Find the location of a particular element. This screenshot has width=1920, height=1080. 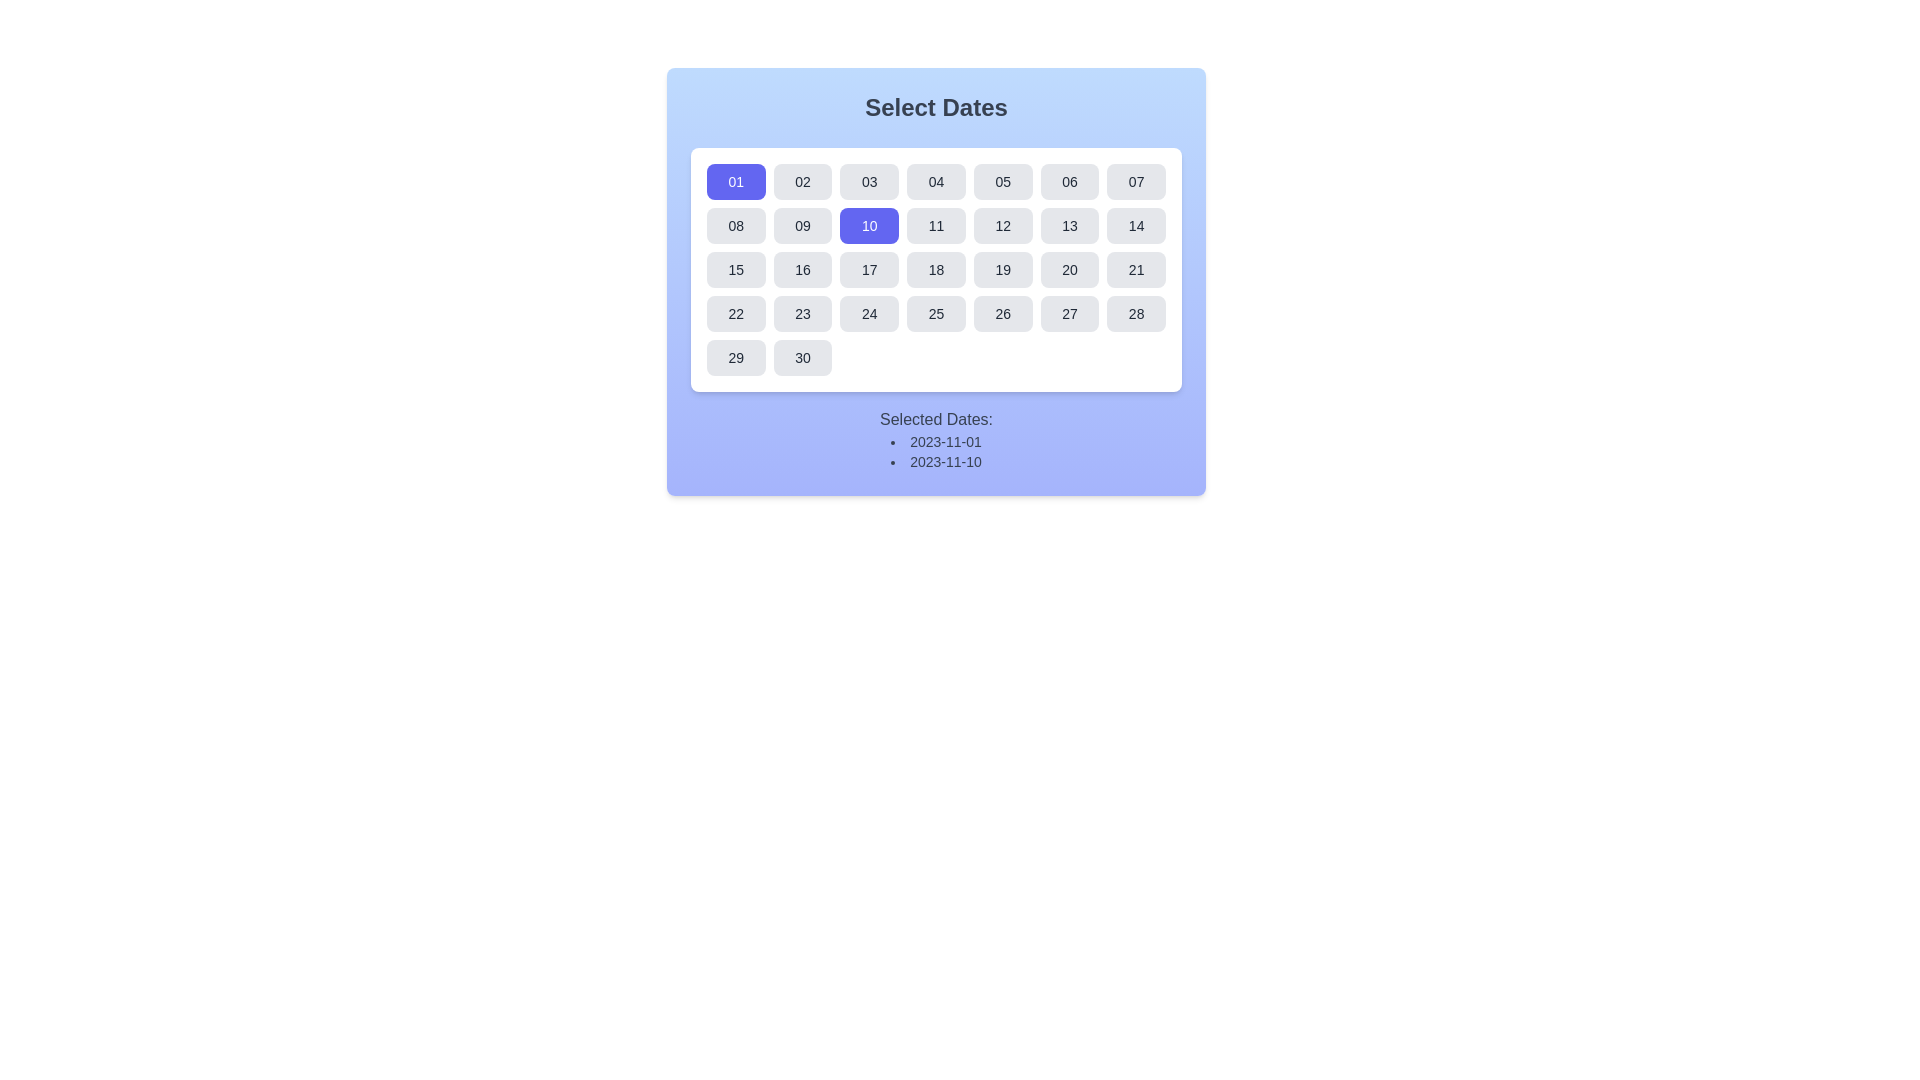

the button displaying '30' with rounded corners and a gray font is located at coordinates (803, 357).